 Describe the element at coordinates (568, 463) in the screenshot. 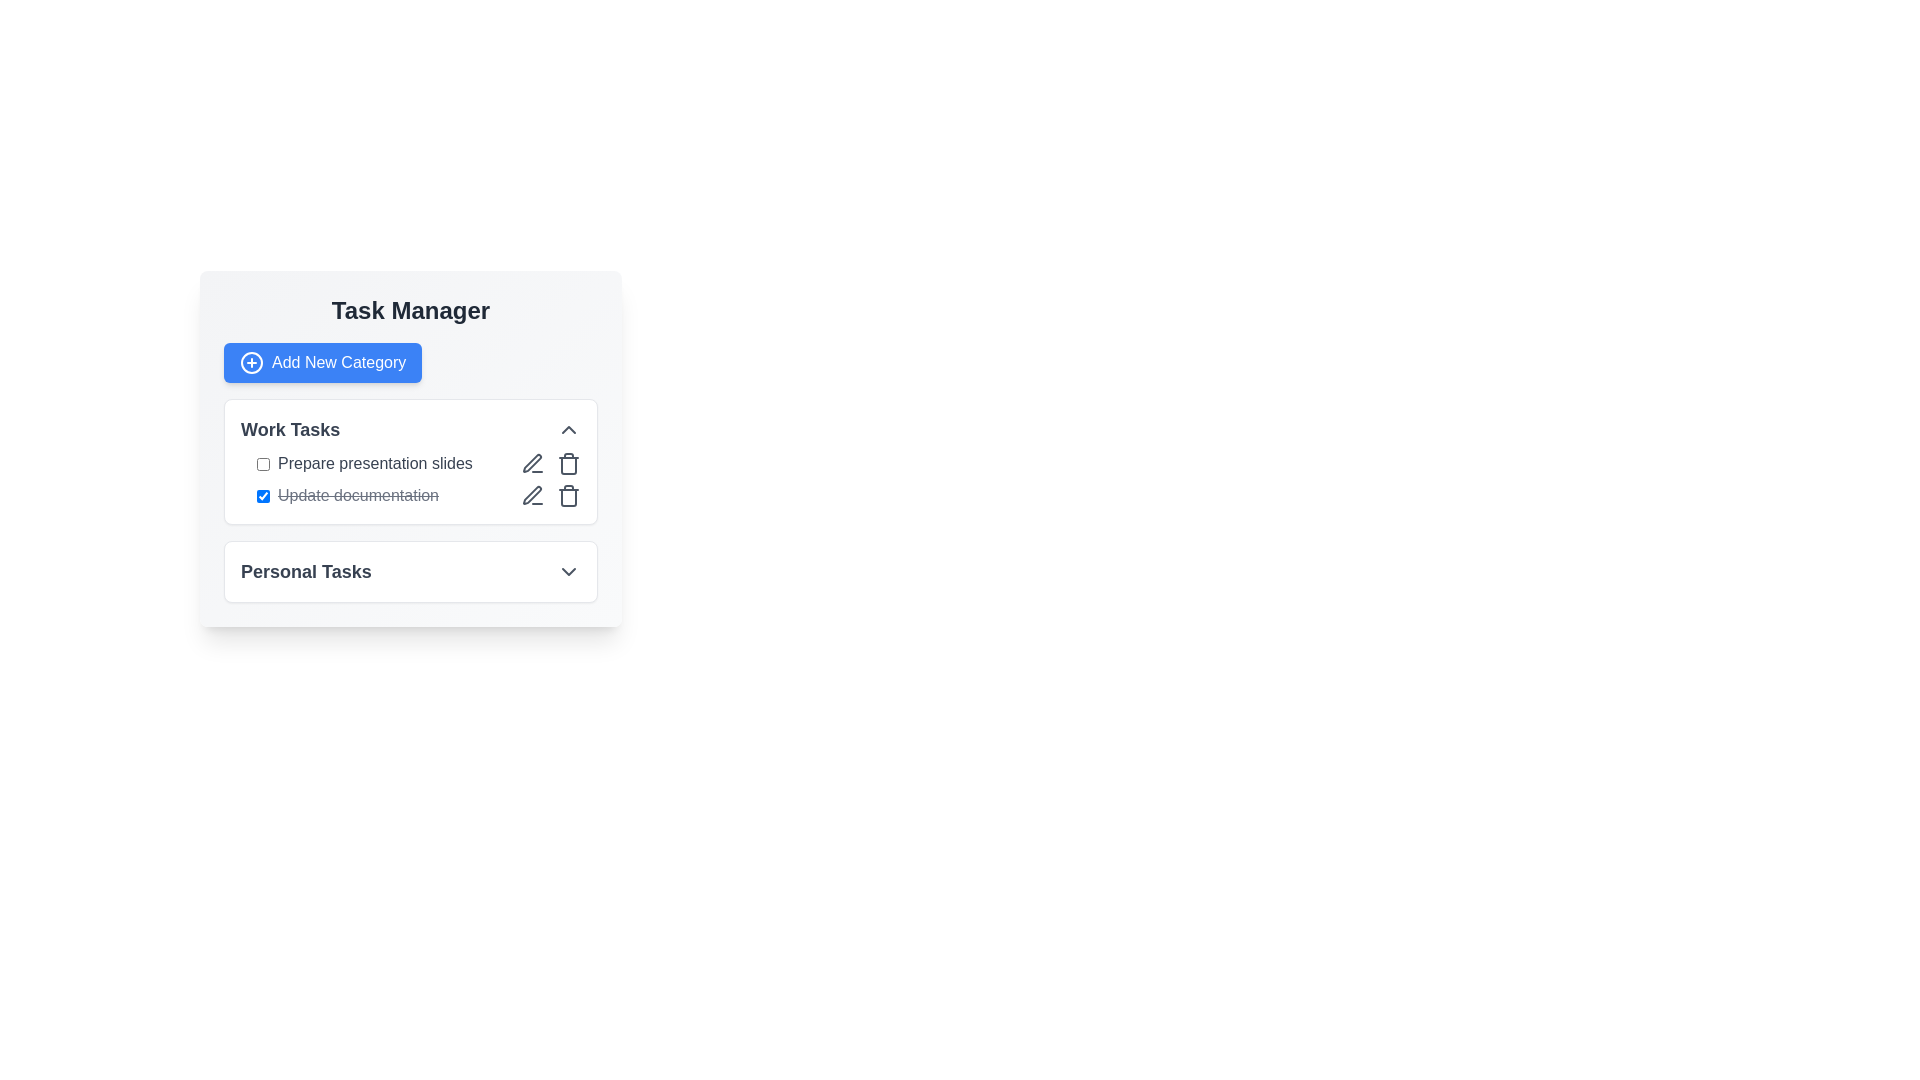

I see `the Trash icon button located in the 'Work Tasks' section, which is positioned to the right of the task 'Update documentation.' This action will change the icon's color` at that location.